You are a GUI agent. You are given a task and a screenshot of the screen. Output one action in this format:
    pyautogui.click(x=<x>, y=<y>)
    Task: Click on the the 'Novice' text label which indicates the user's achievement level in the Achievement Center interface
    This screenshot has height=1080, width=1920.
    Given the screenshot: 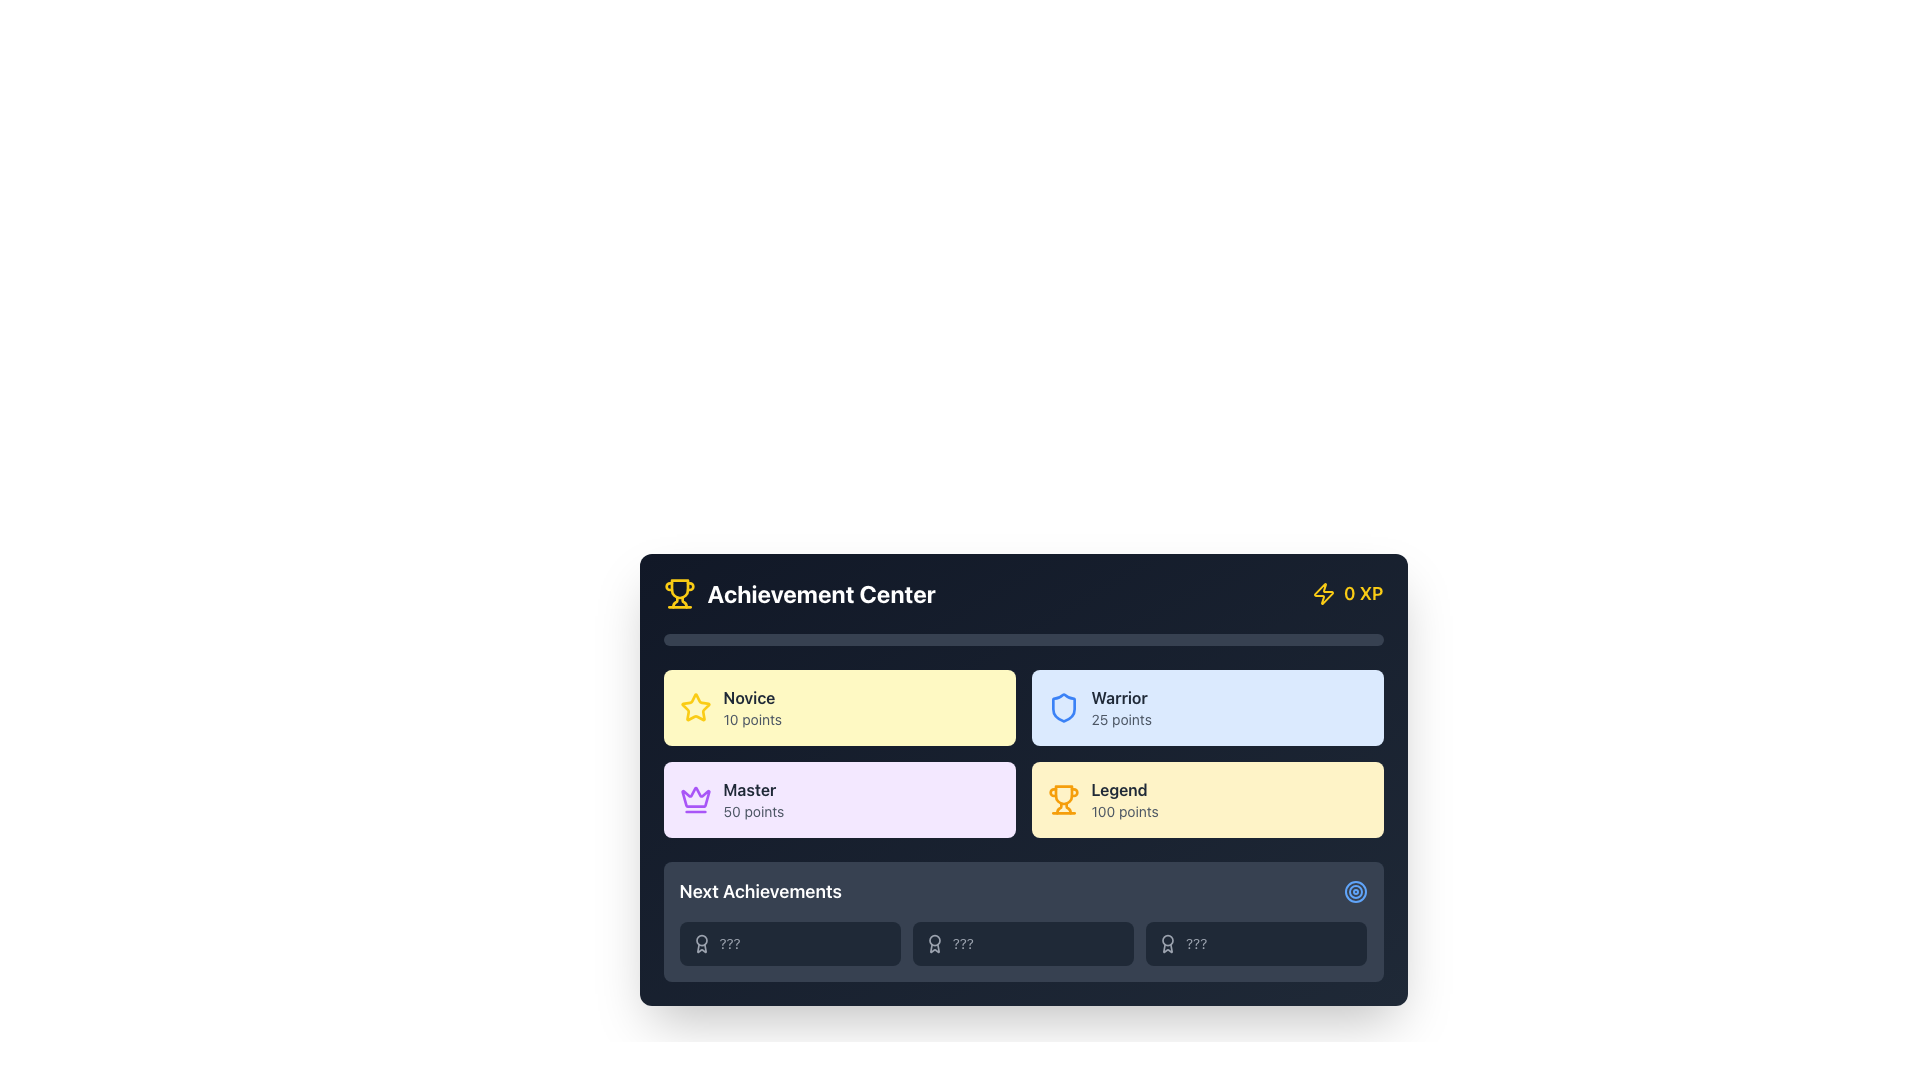 What is the action you would take?
    pyautogui.click(x=751, y=697)
    